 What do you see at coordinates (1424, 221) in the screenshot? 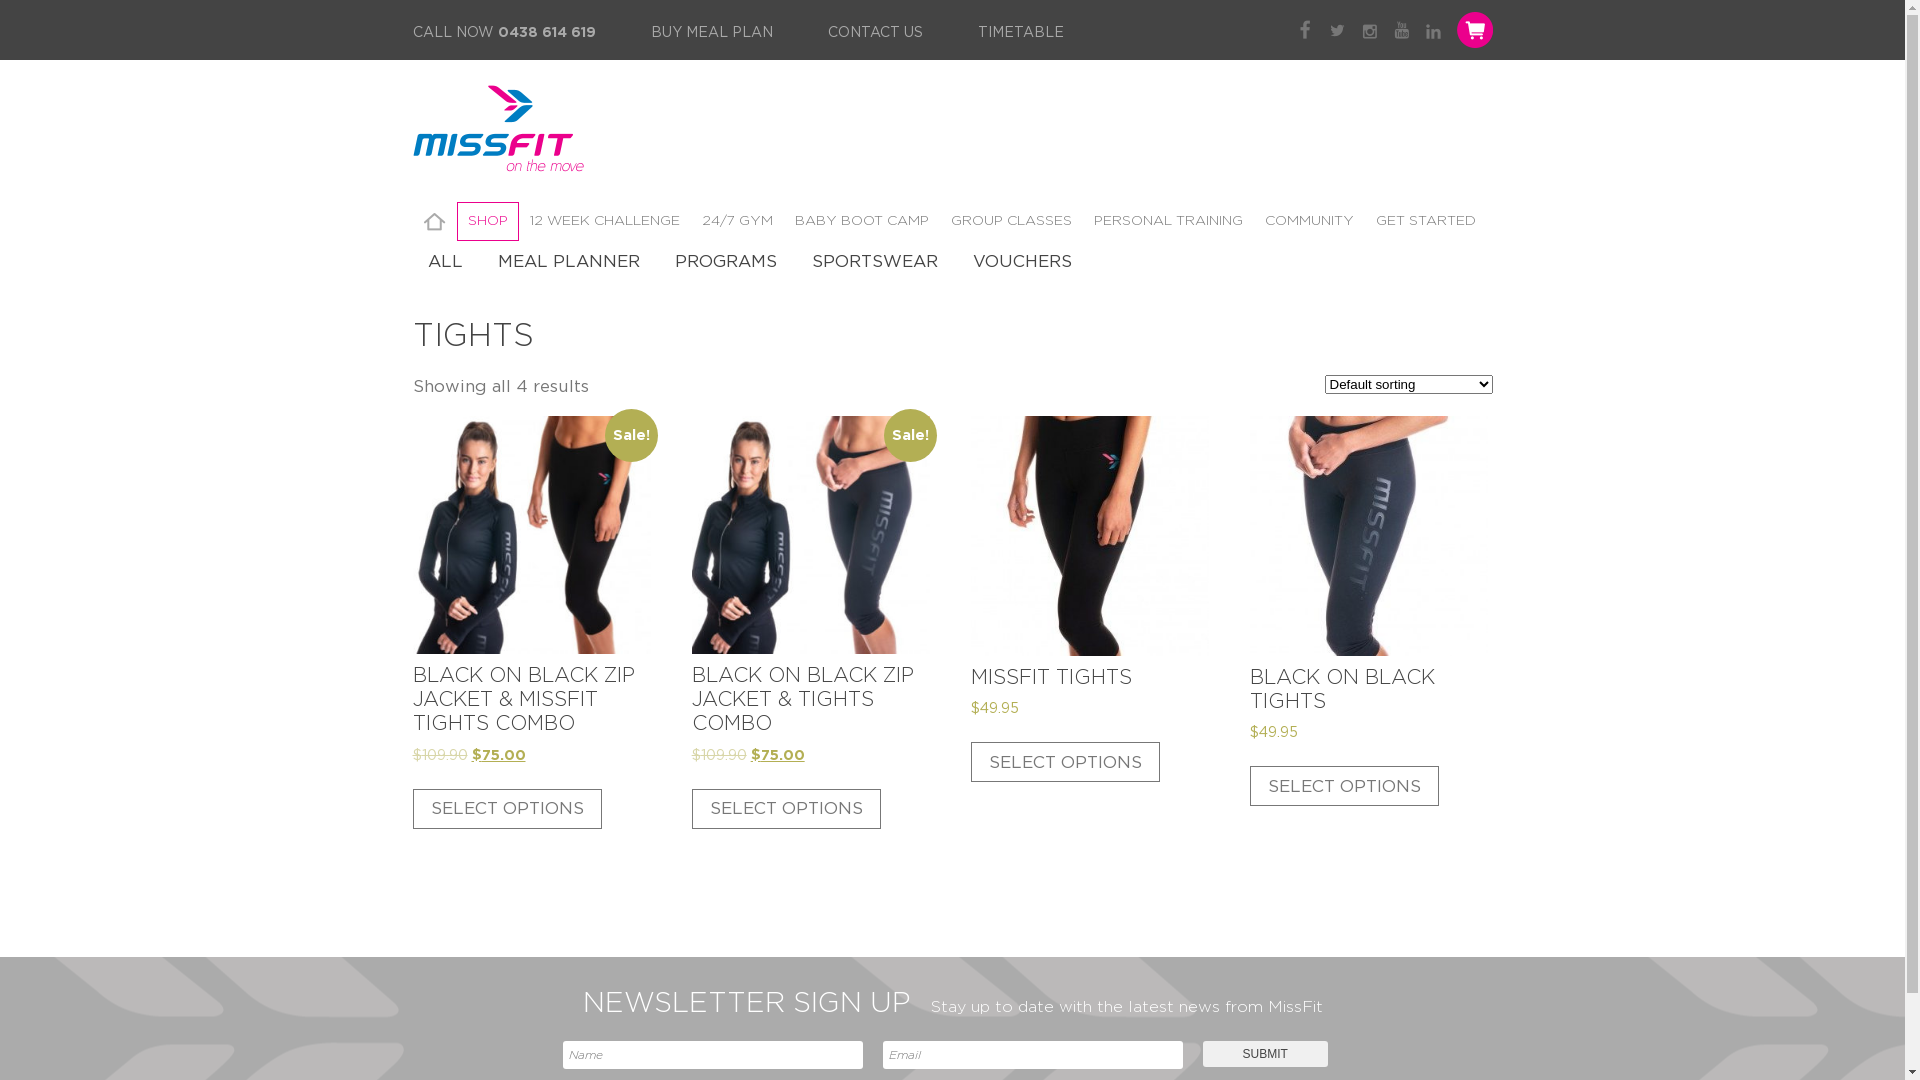
I see `'GET STARTED'` at bounding box center [1424, 221].